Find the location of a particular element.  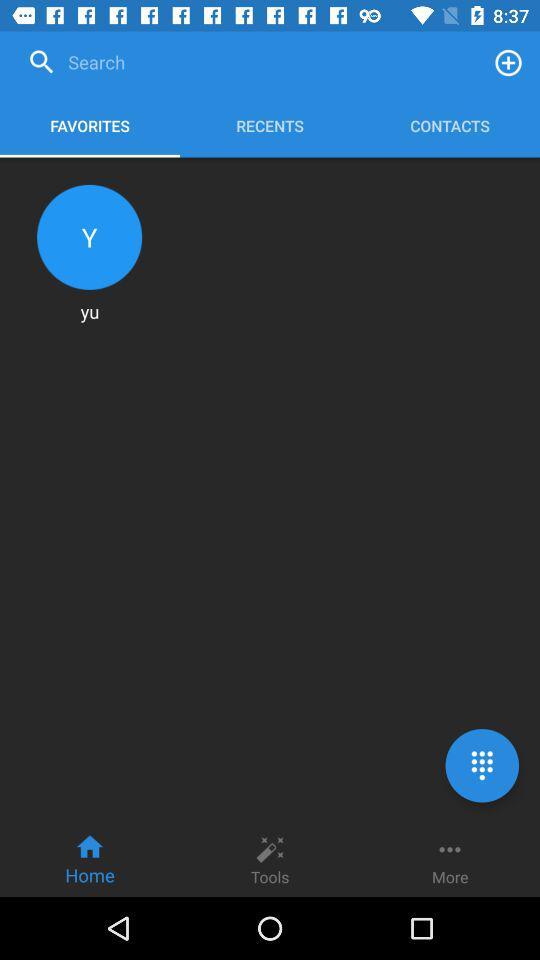

menu is located at coordinates (481, 764).